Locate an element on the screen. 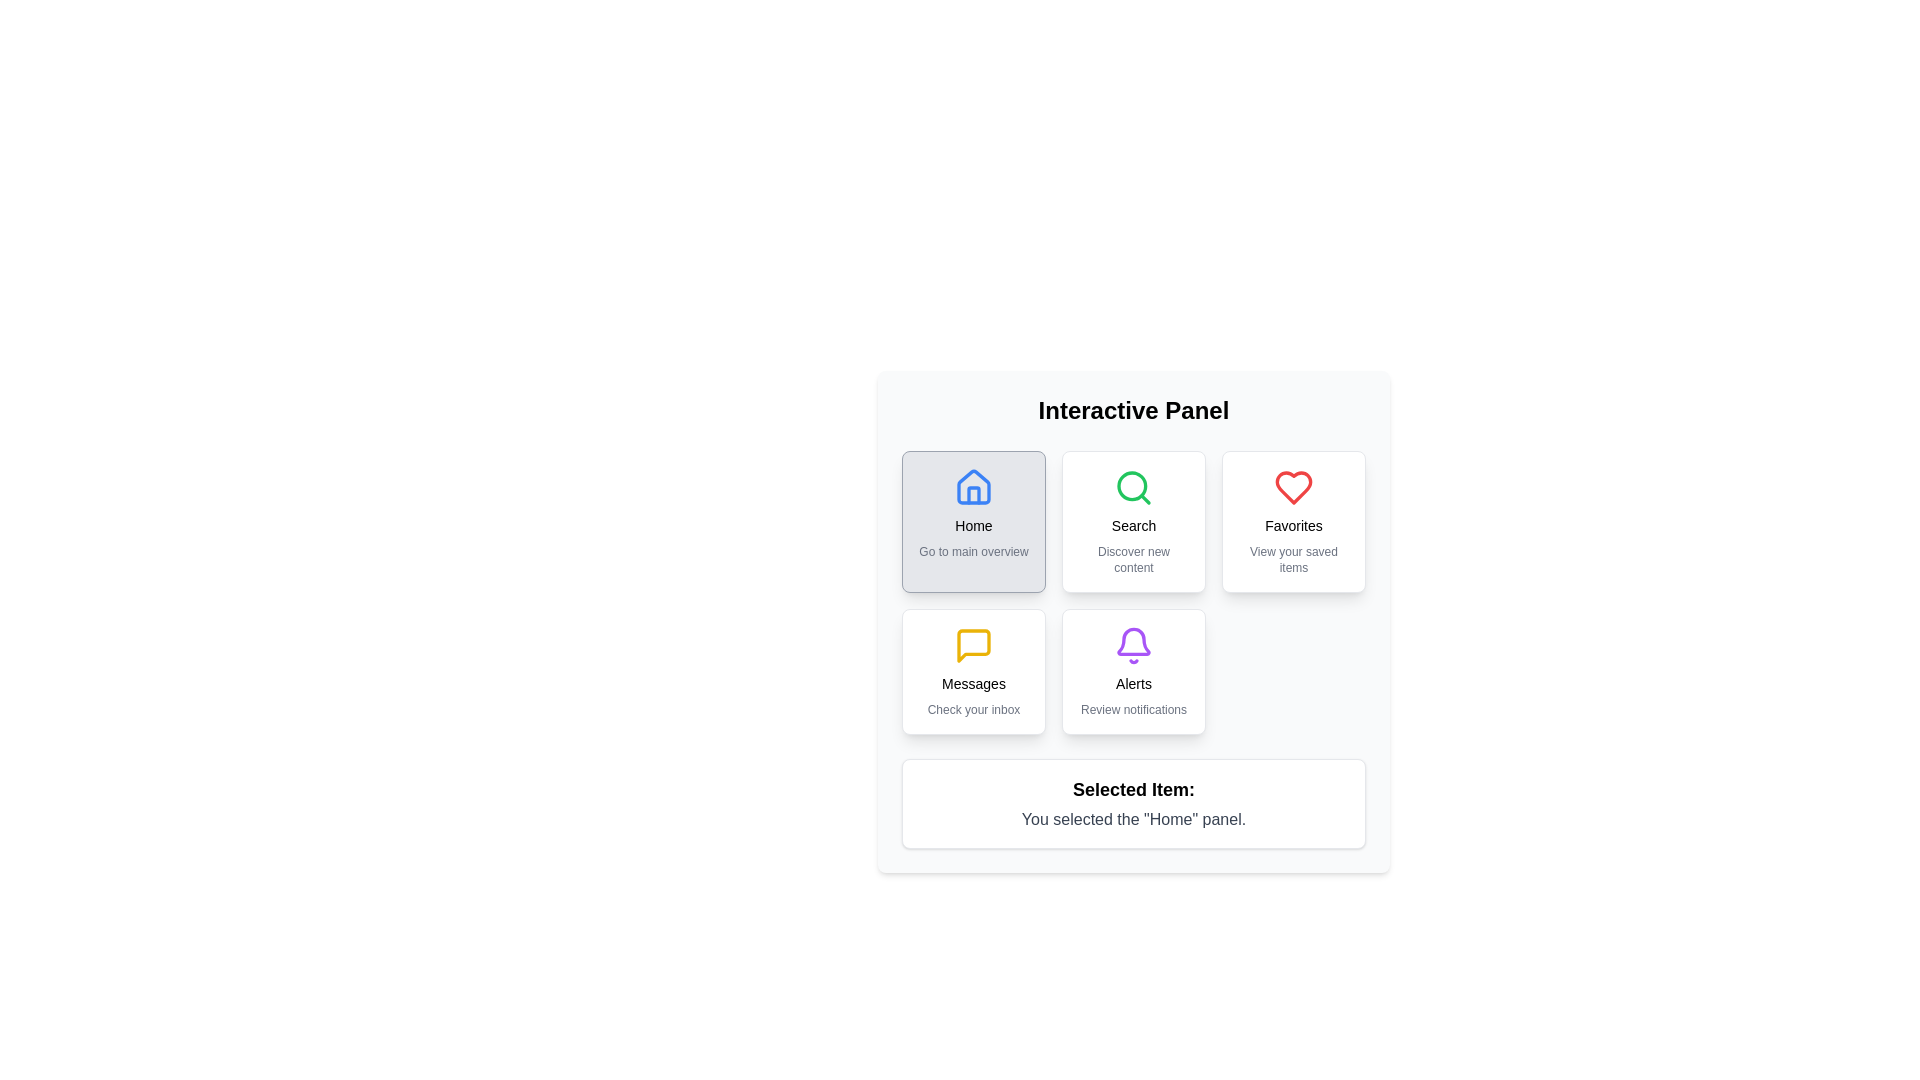 This screenshot has width=1920, height=1080. the 'Favorites' text label, which is located in the top-right corner of the grid layout, below a red heart-shaped icon and above a smaller descriptive text is located at coordinates (1294, 524).